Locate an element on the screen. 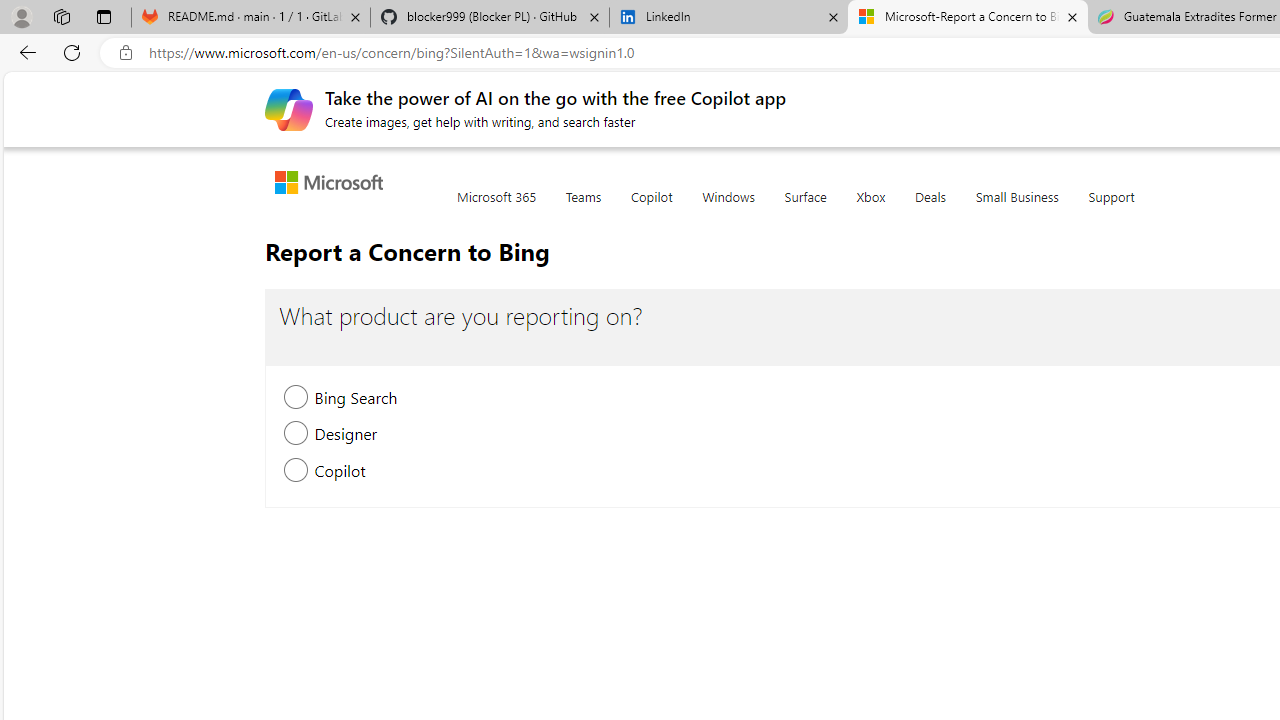  'Bing Search, new section will be expanded' is located at coordinates (295, 399).